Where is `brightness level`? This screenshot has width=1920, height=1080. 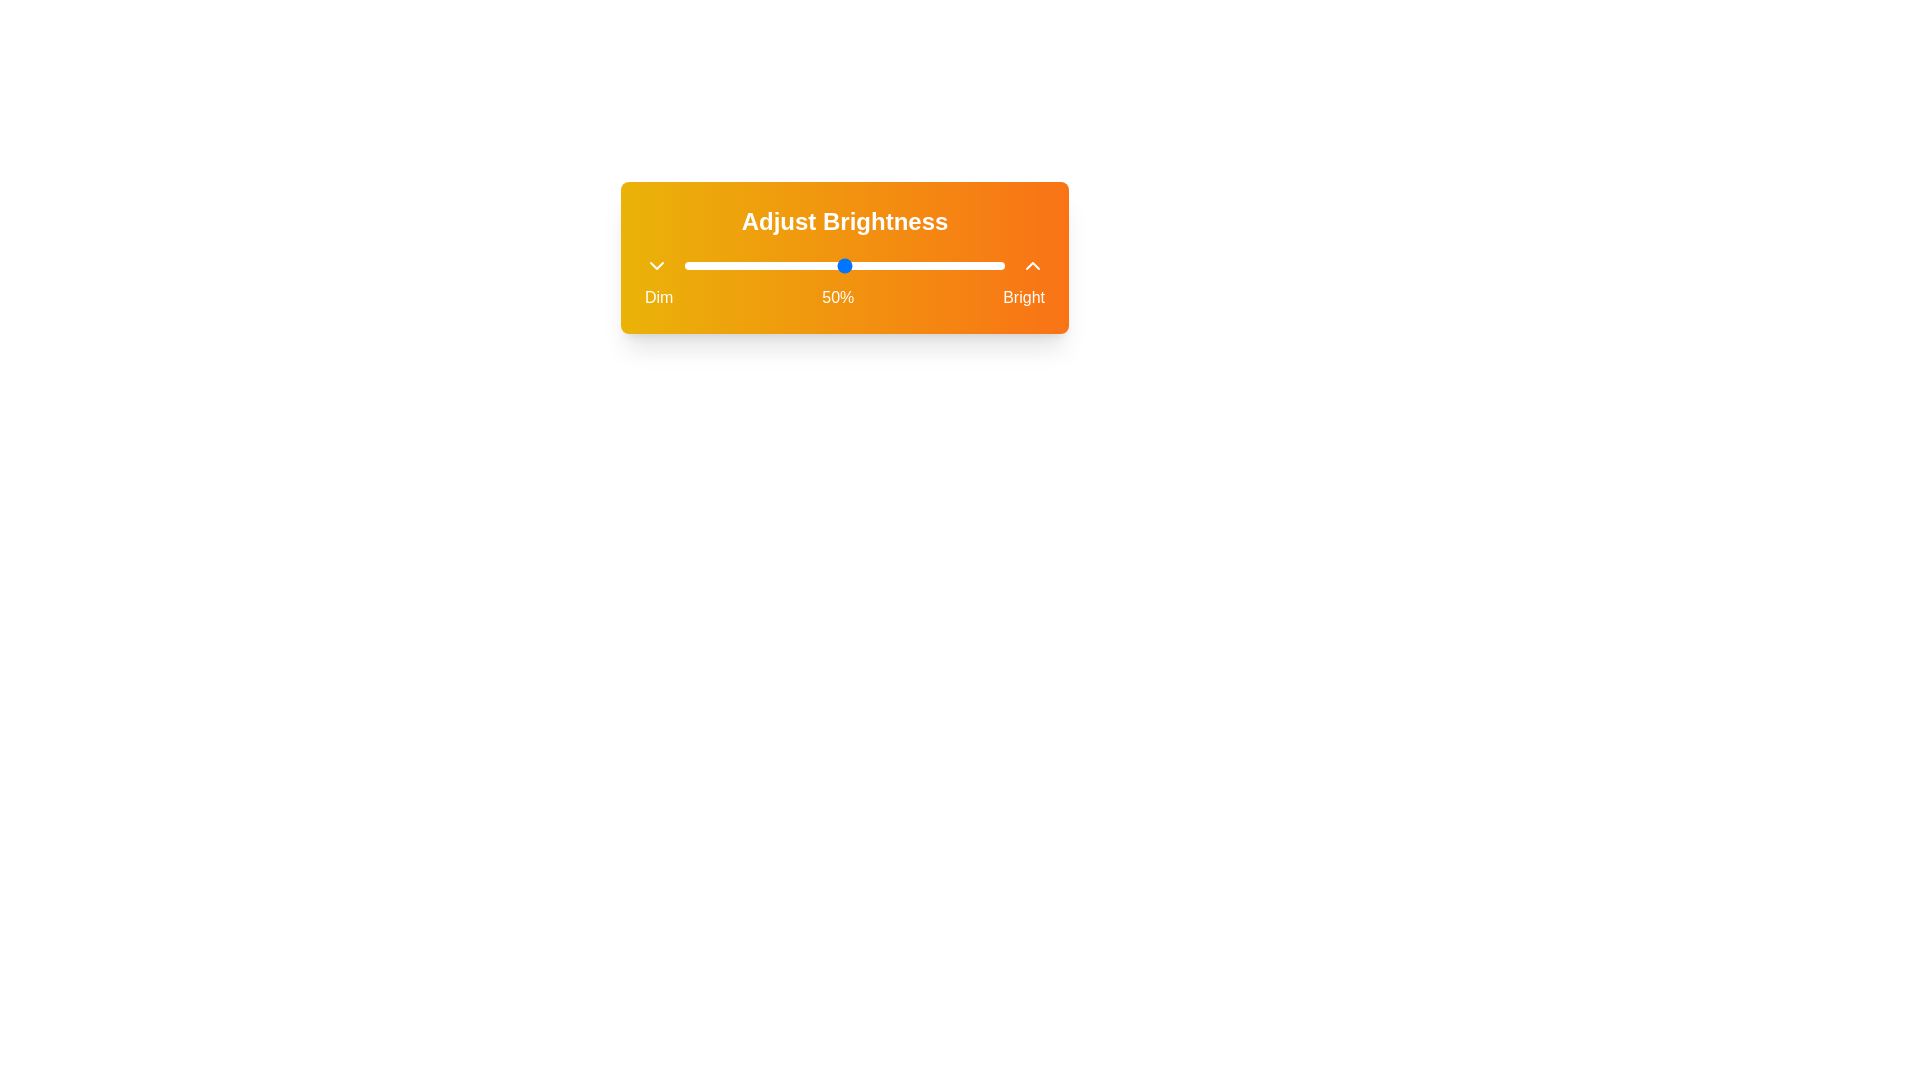
brightness level is located at coordinates (691, 265).